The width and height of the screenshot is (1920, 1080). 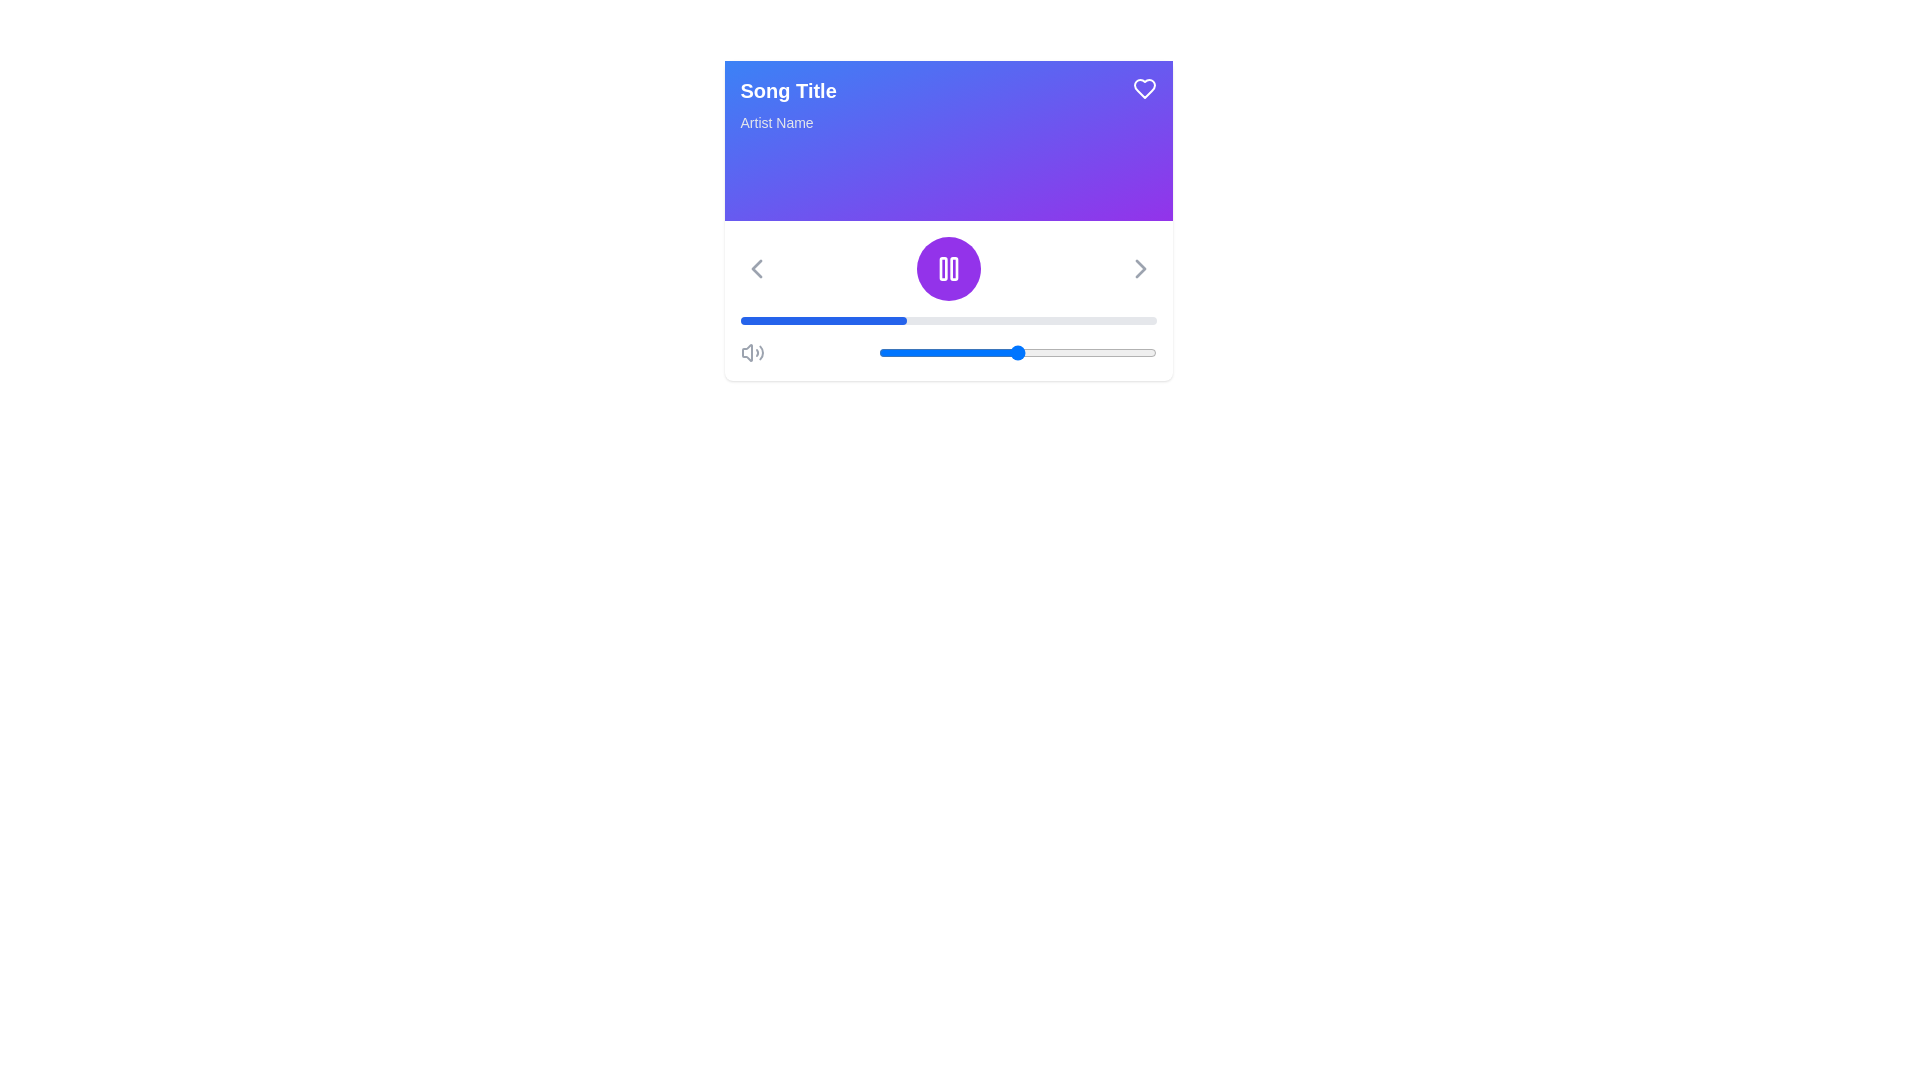 What do you see at coordinates (1137, 352) in the screenshot?
I see `the slider value` at bounding box center [1137, 352].